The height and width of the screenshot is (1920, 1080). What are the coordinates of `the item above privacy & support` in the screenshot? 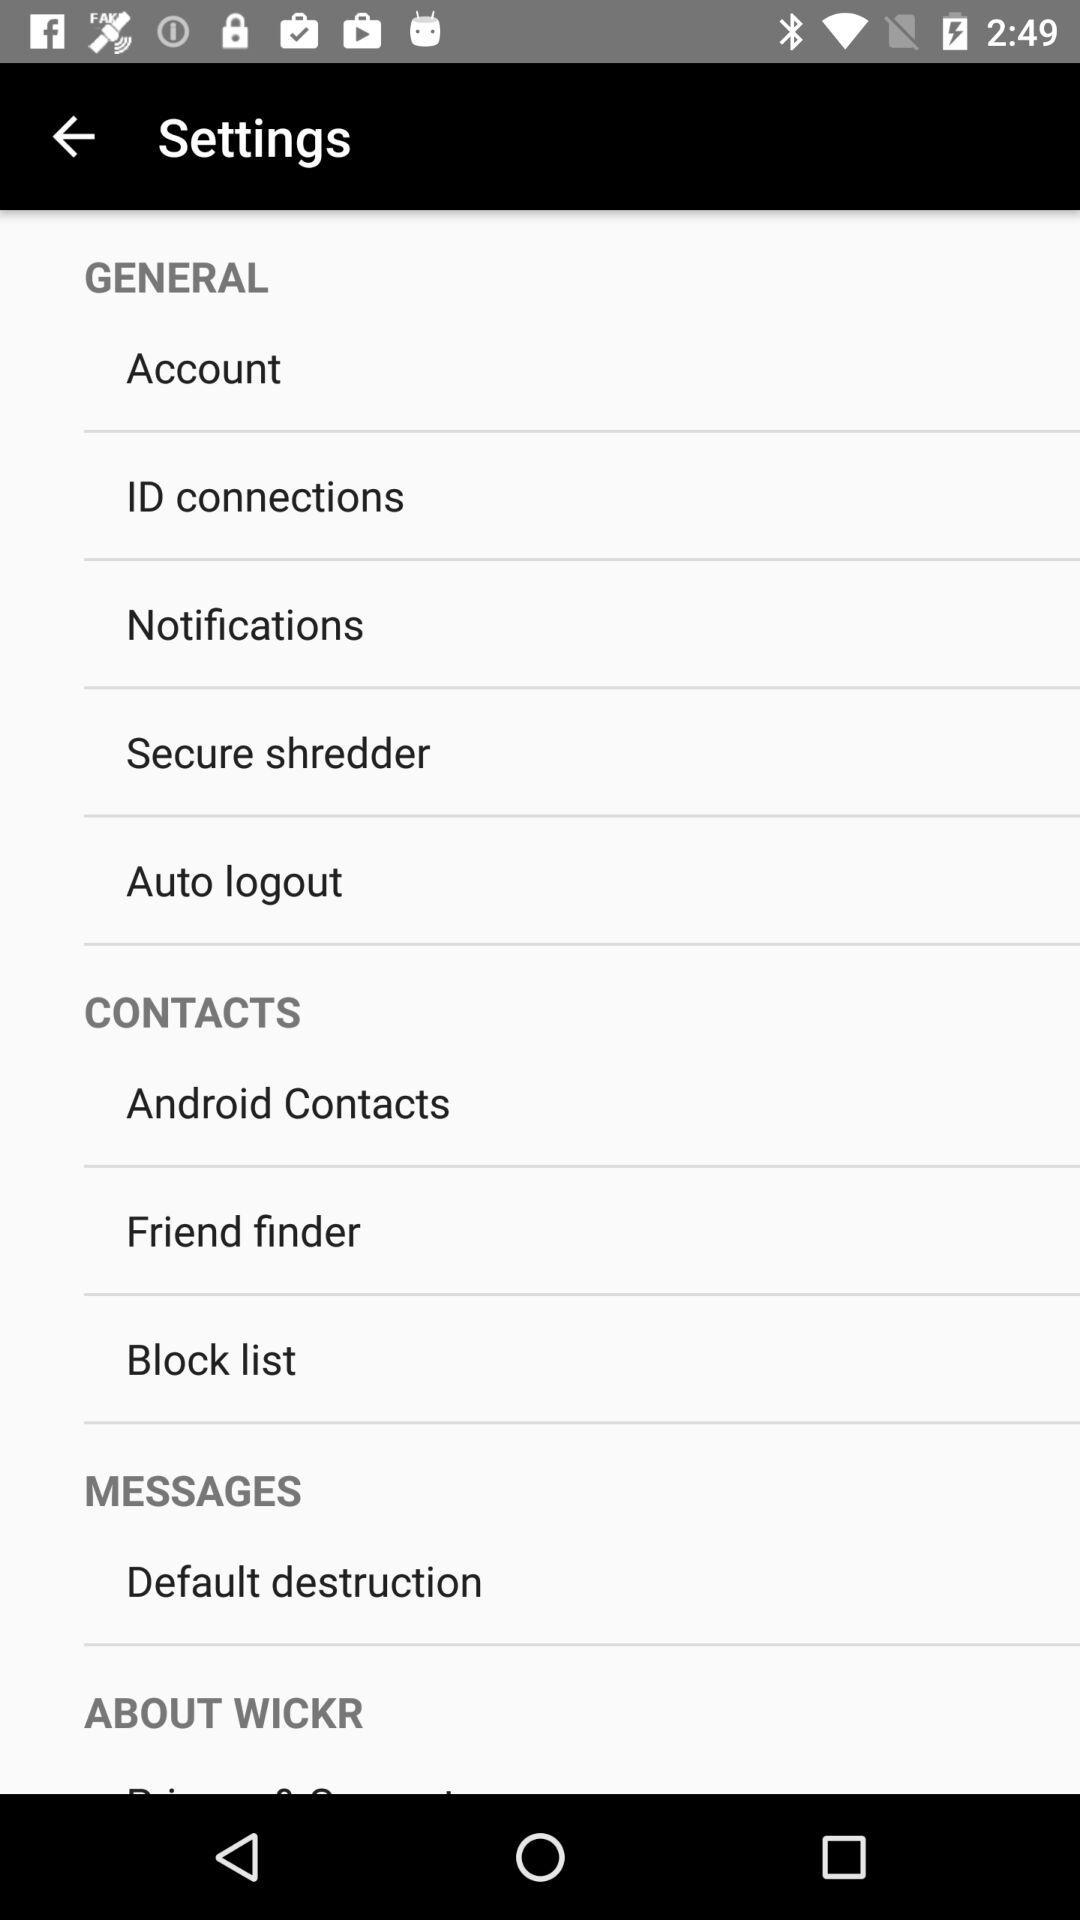 It's located at (560, 1691).